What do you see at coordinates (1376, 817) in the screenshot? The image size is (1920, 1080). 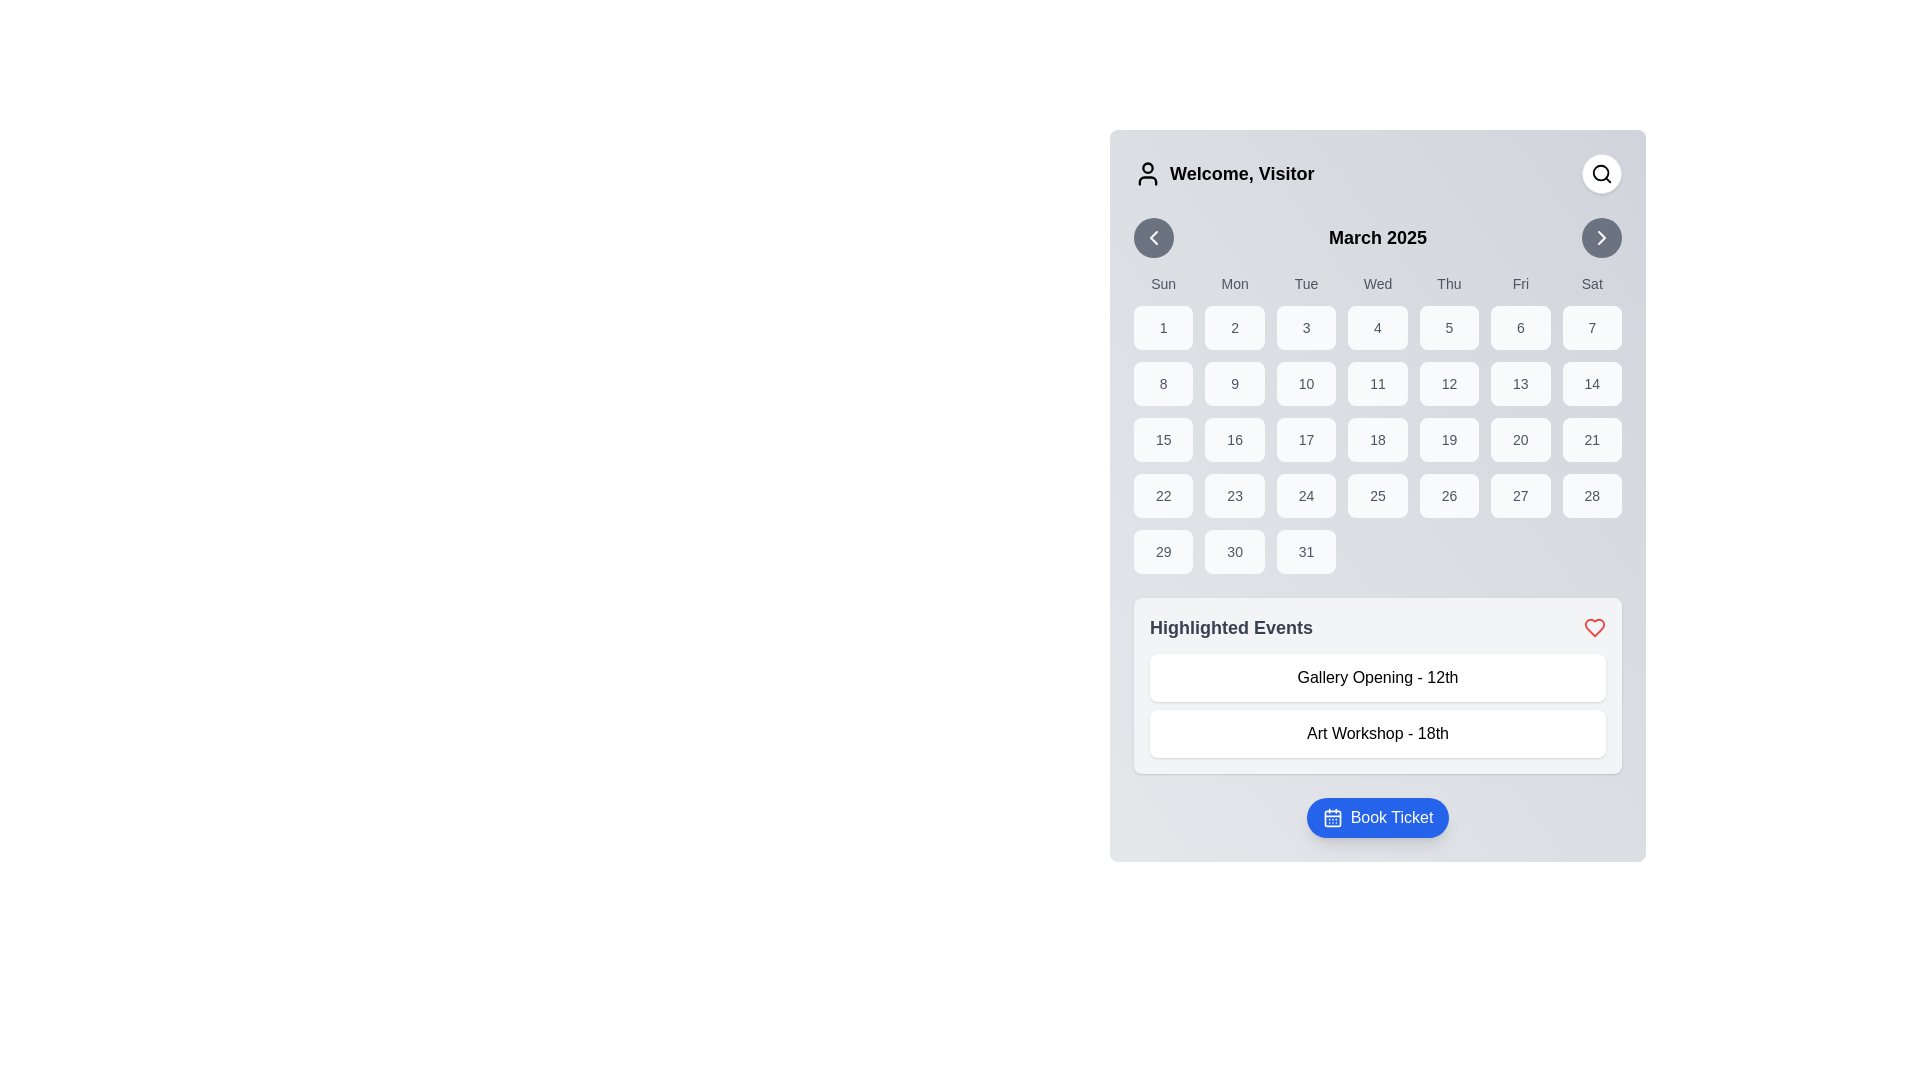 I see `the booking button located at the bottom of the panel, centered horizontally below the 'Highlighted Events' section` at bounding box center [1376, 817].